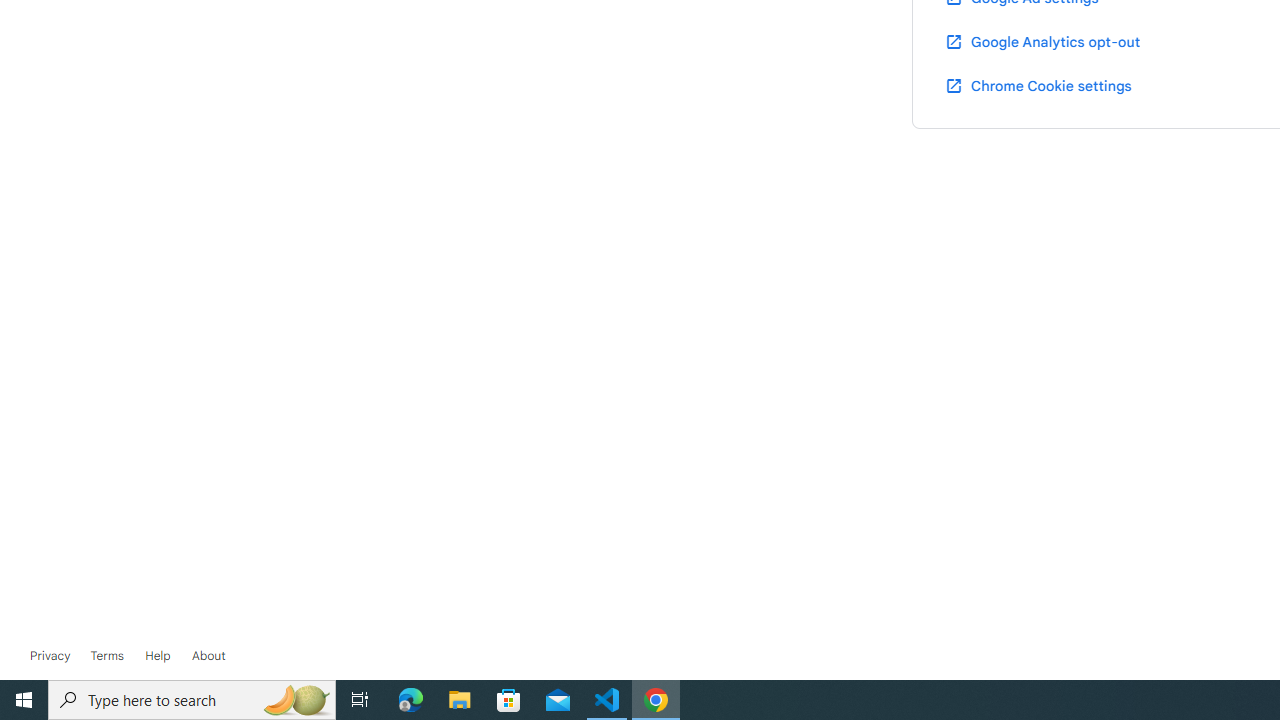  What do you see at coordinates (1040, 41) in the screenshot?
I see `'Google Analytics opt-out'` at bounding box center [1040, 41].